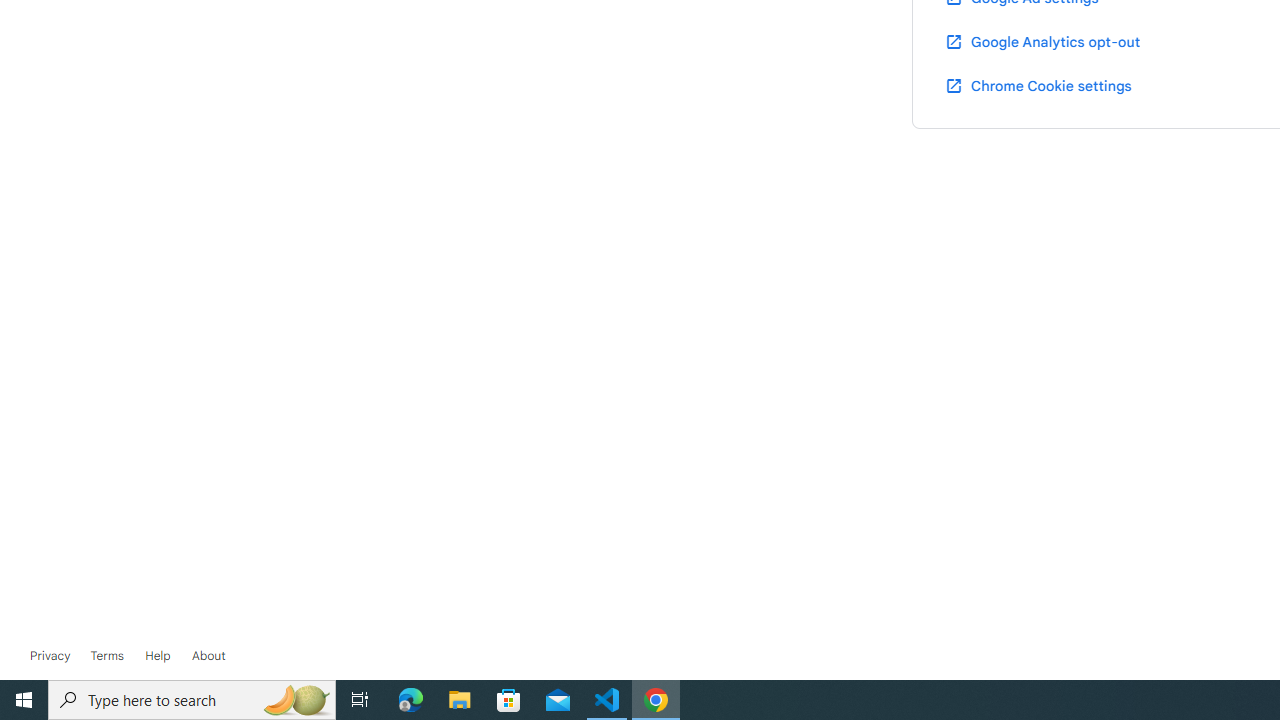  What do you see at coordinates (1040, 41) in the screenshot?
I see `'Google Analytics opt-out'` at bounding box center [1040, 41].